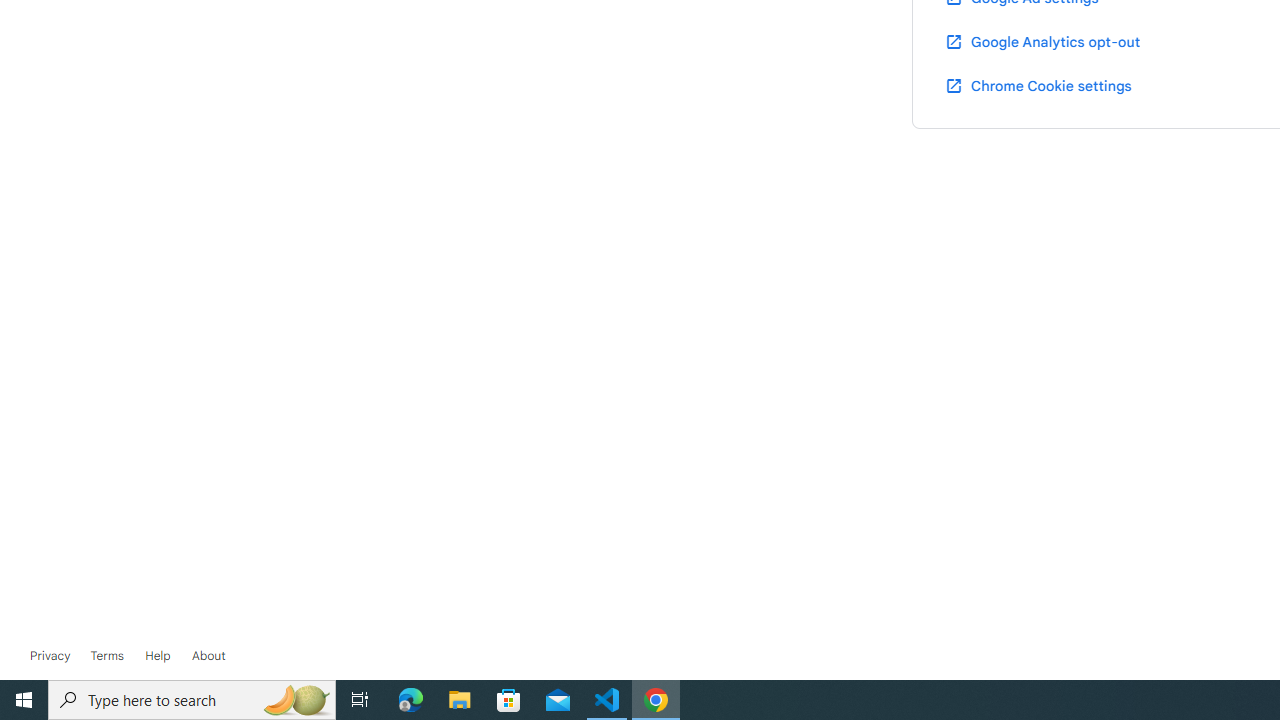  What do you see at coordinates (1040, 41) in the screenshot?
I see `'Google Analytics opt-out'` at bounding box center [1040, 41].